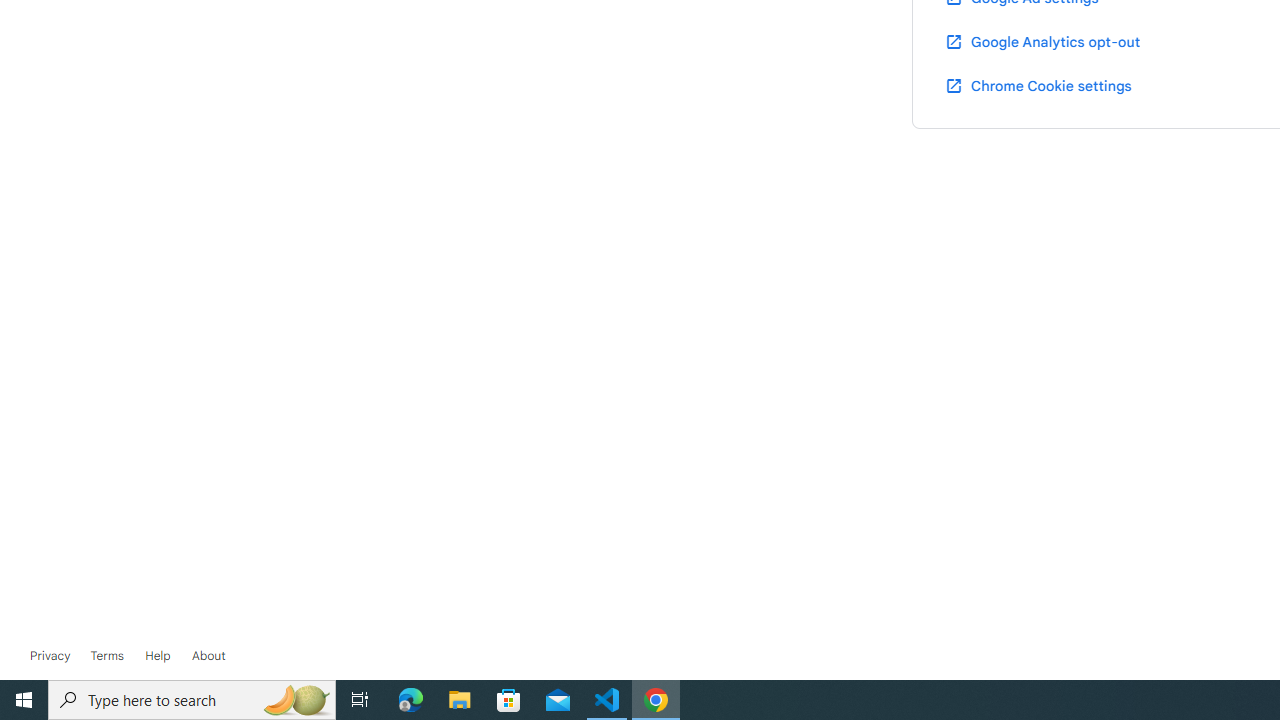  What do you see at coordinates (1040, 41) in the screenshot?
I see `'Google Analytics opt-out'` at bounding box center [1040, 41].